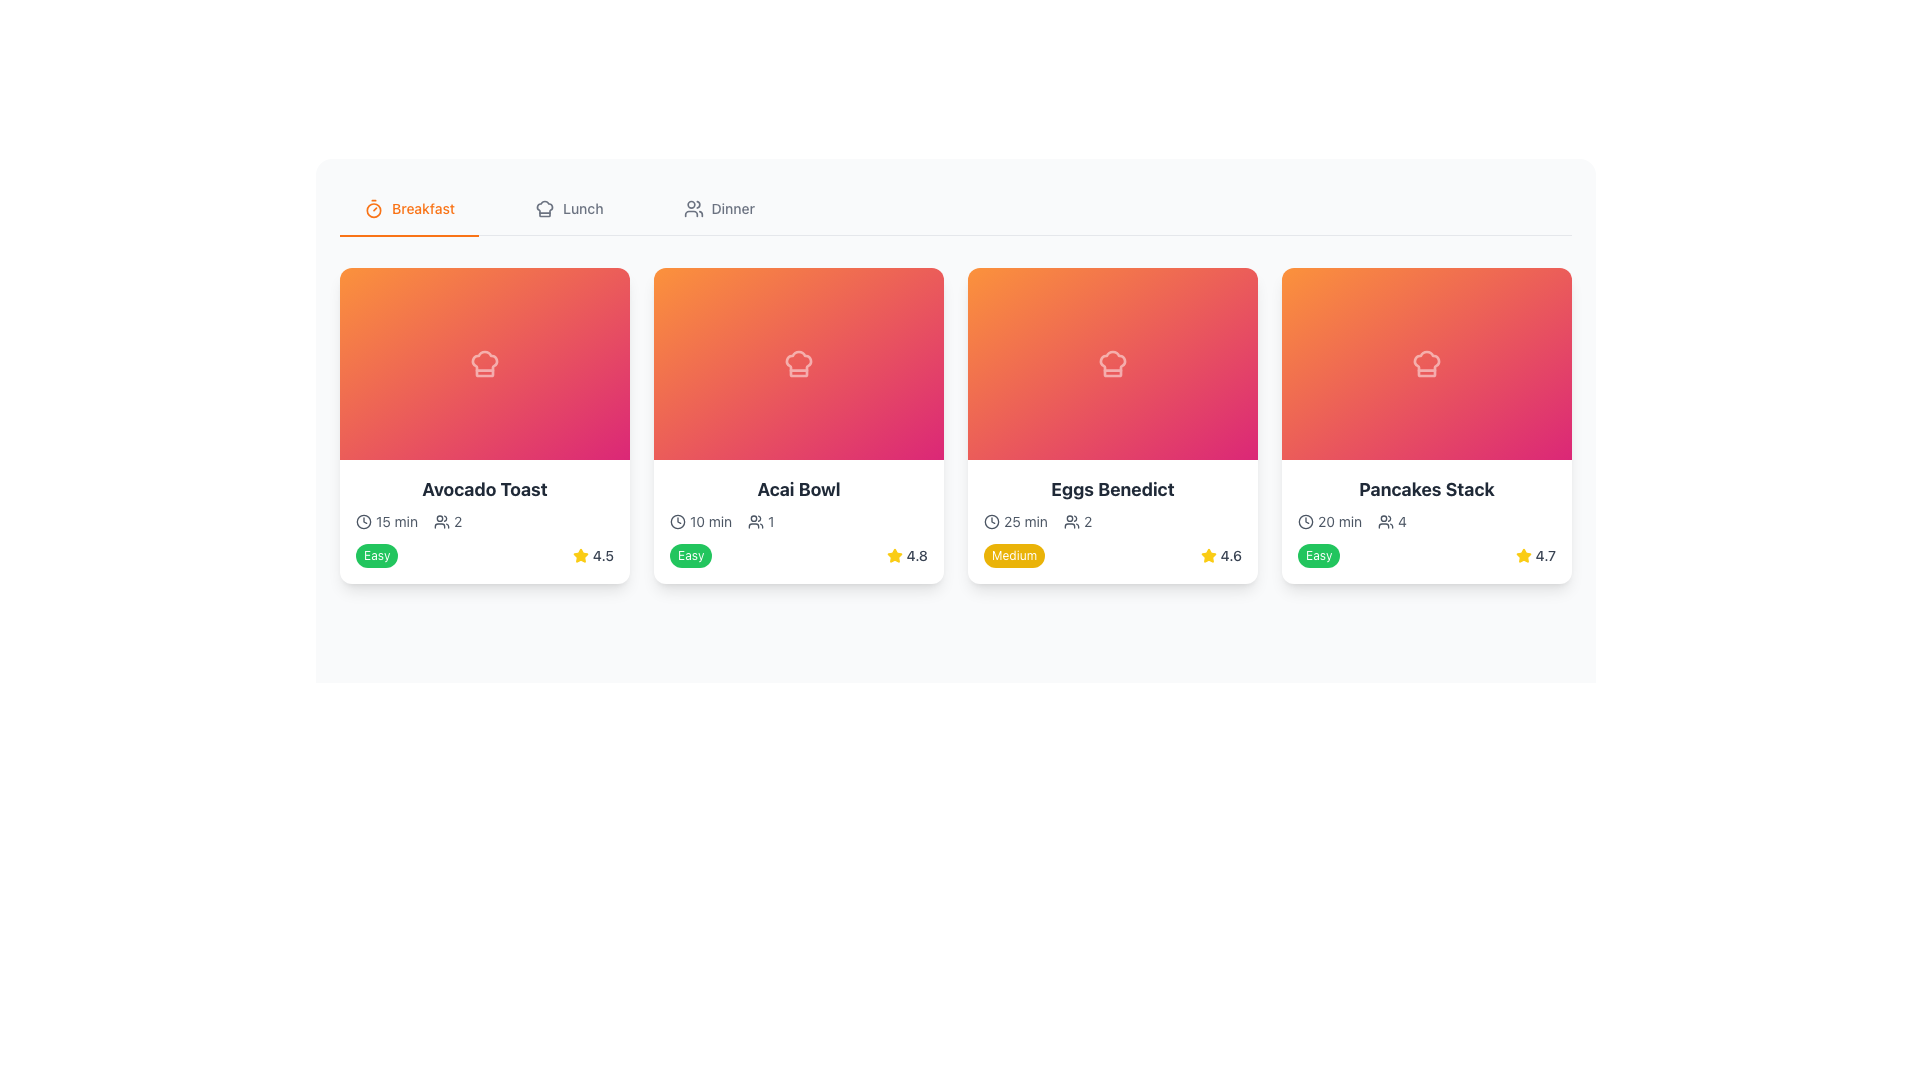 This screenshot has height=1080, width=1920. What do you see at coordinates (545, 208) in the screenshot?
I see `the 'Lunch' tab icon located in the center of the top navigation bar, positioned between the 'Breakfast' and 'Dinner' tabs` at bounding box center [545, 208].